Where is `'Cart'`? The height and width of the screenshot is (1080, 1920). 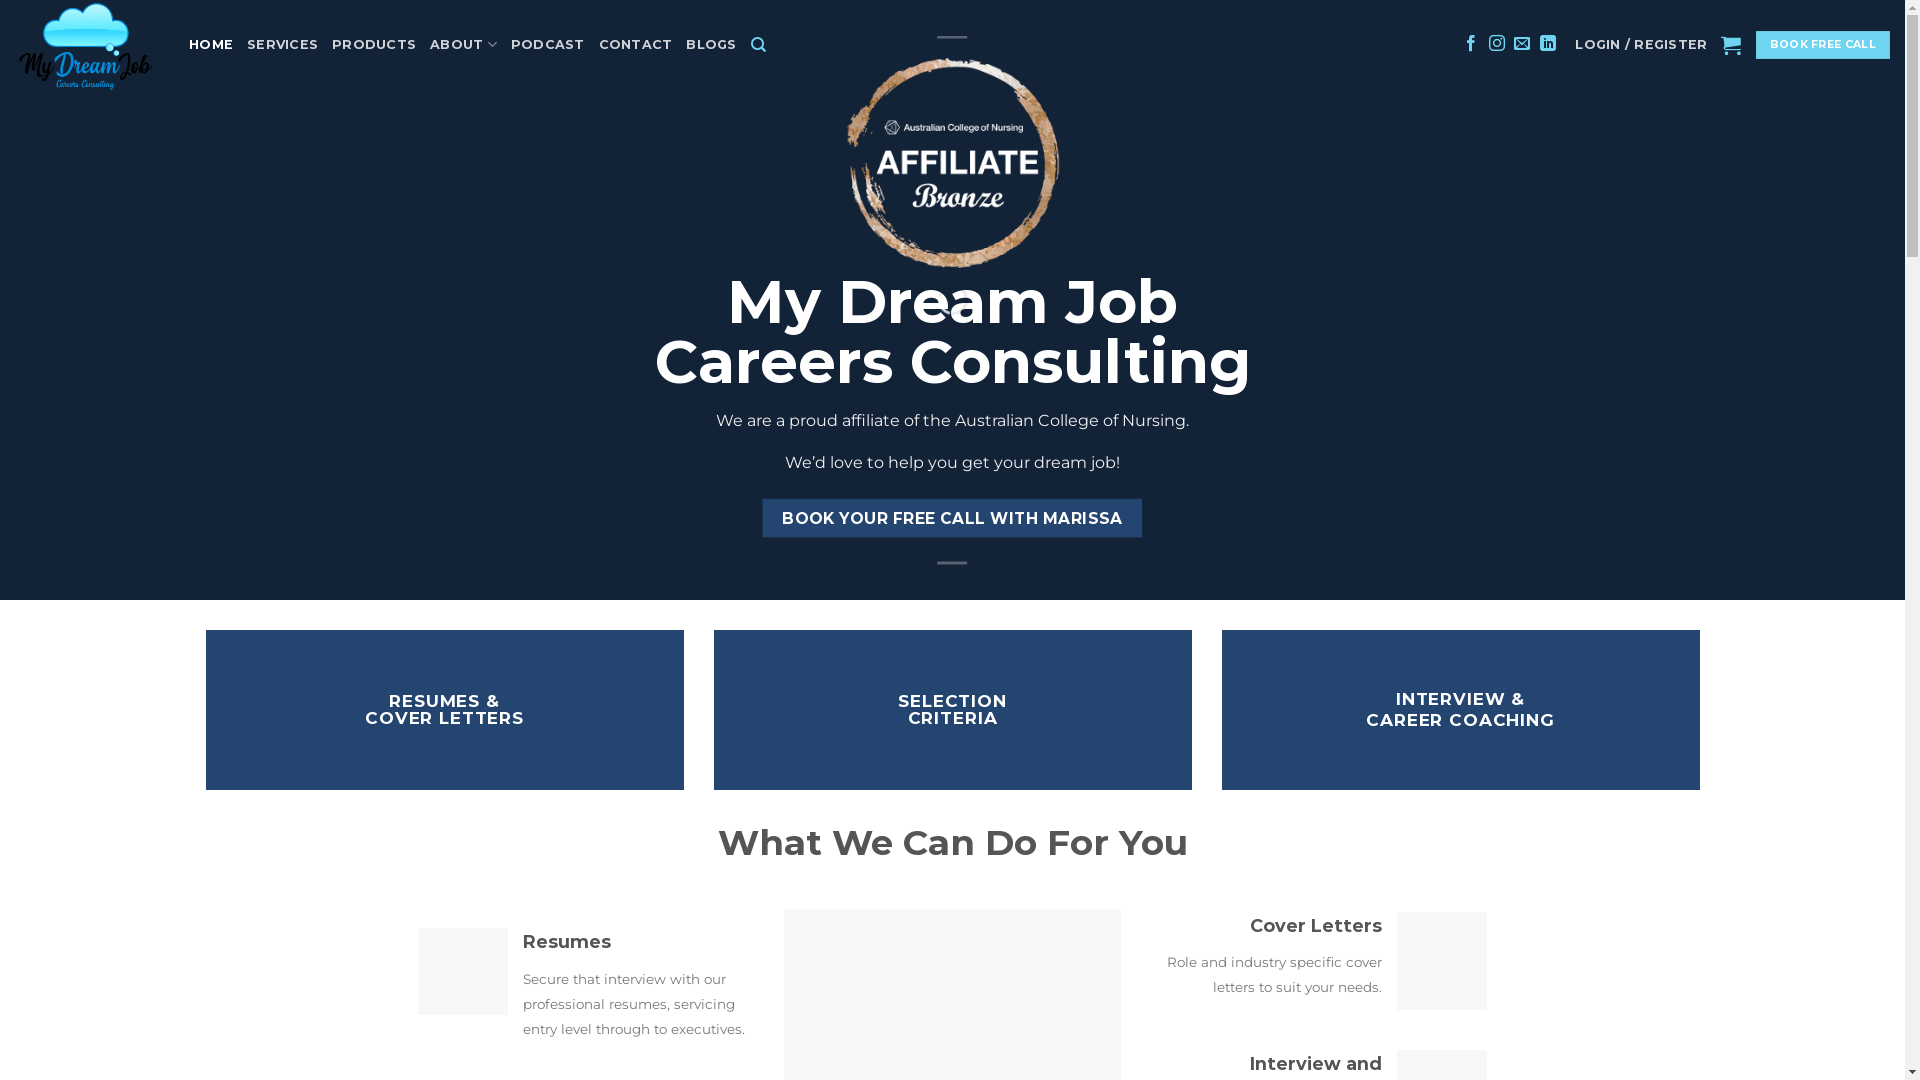 'Cart' is located at coordinates (1730, 45).